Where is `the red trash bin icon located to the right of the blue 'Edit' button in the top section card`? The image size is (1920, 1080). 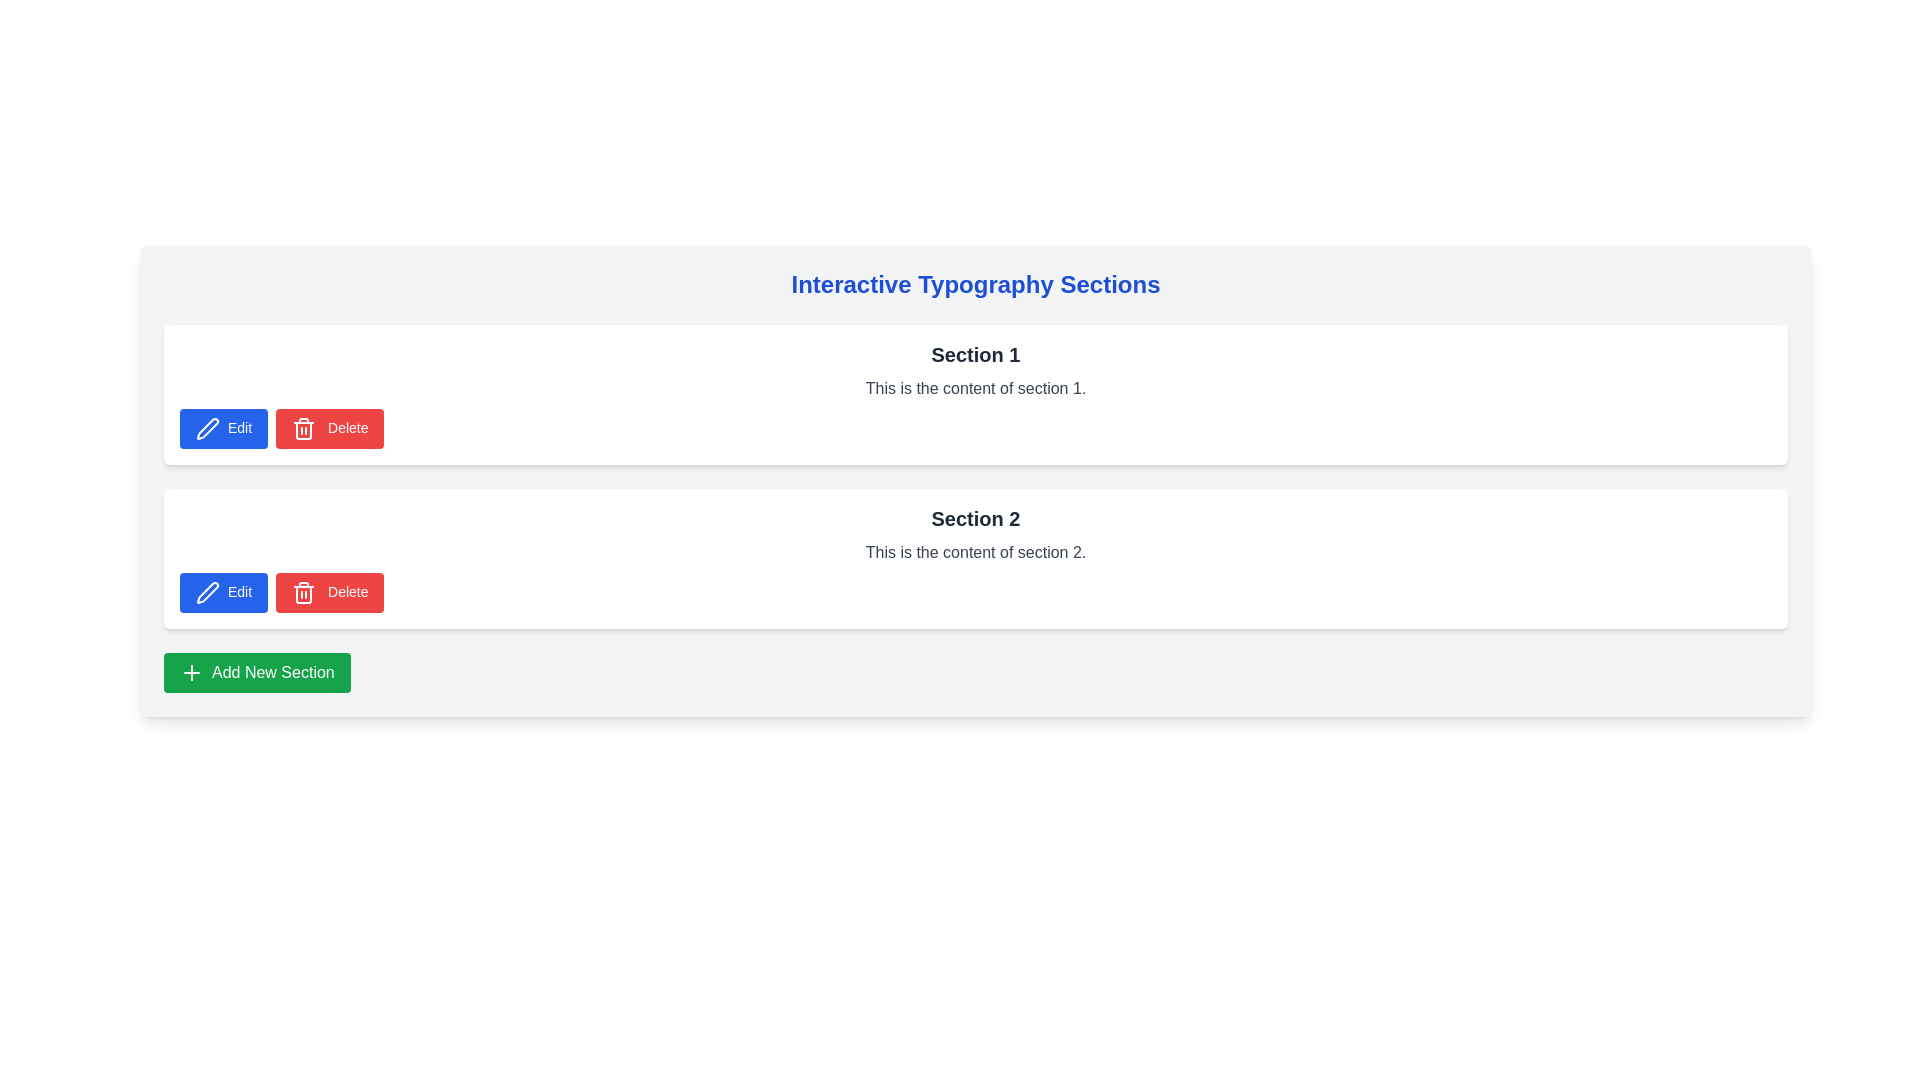 the red trash bin icon located to the right of the blue 'Edit' button in the top section card is located at coordinates (303, 593).